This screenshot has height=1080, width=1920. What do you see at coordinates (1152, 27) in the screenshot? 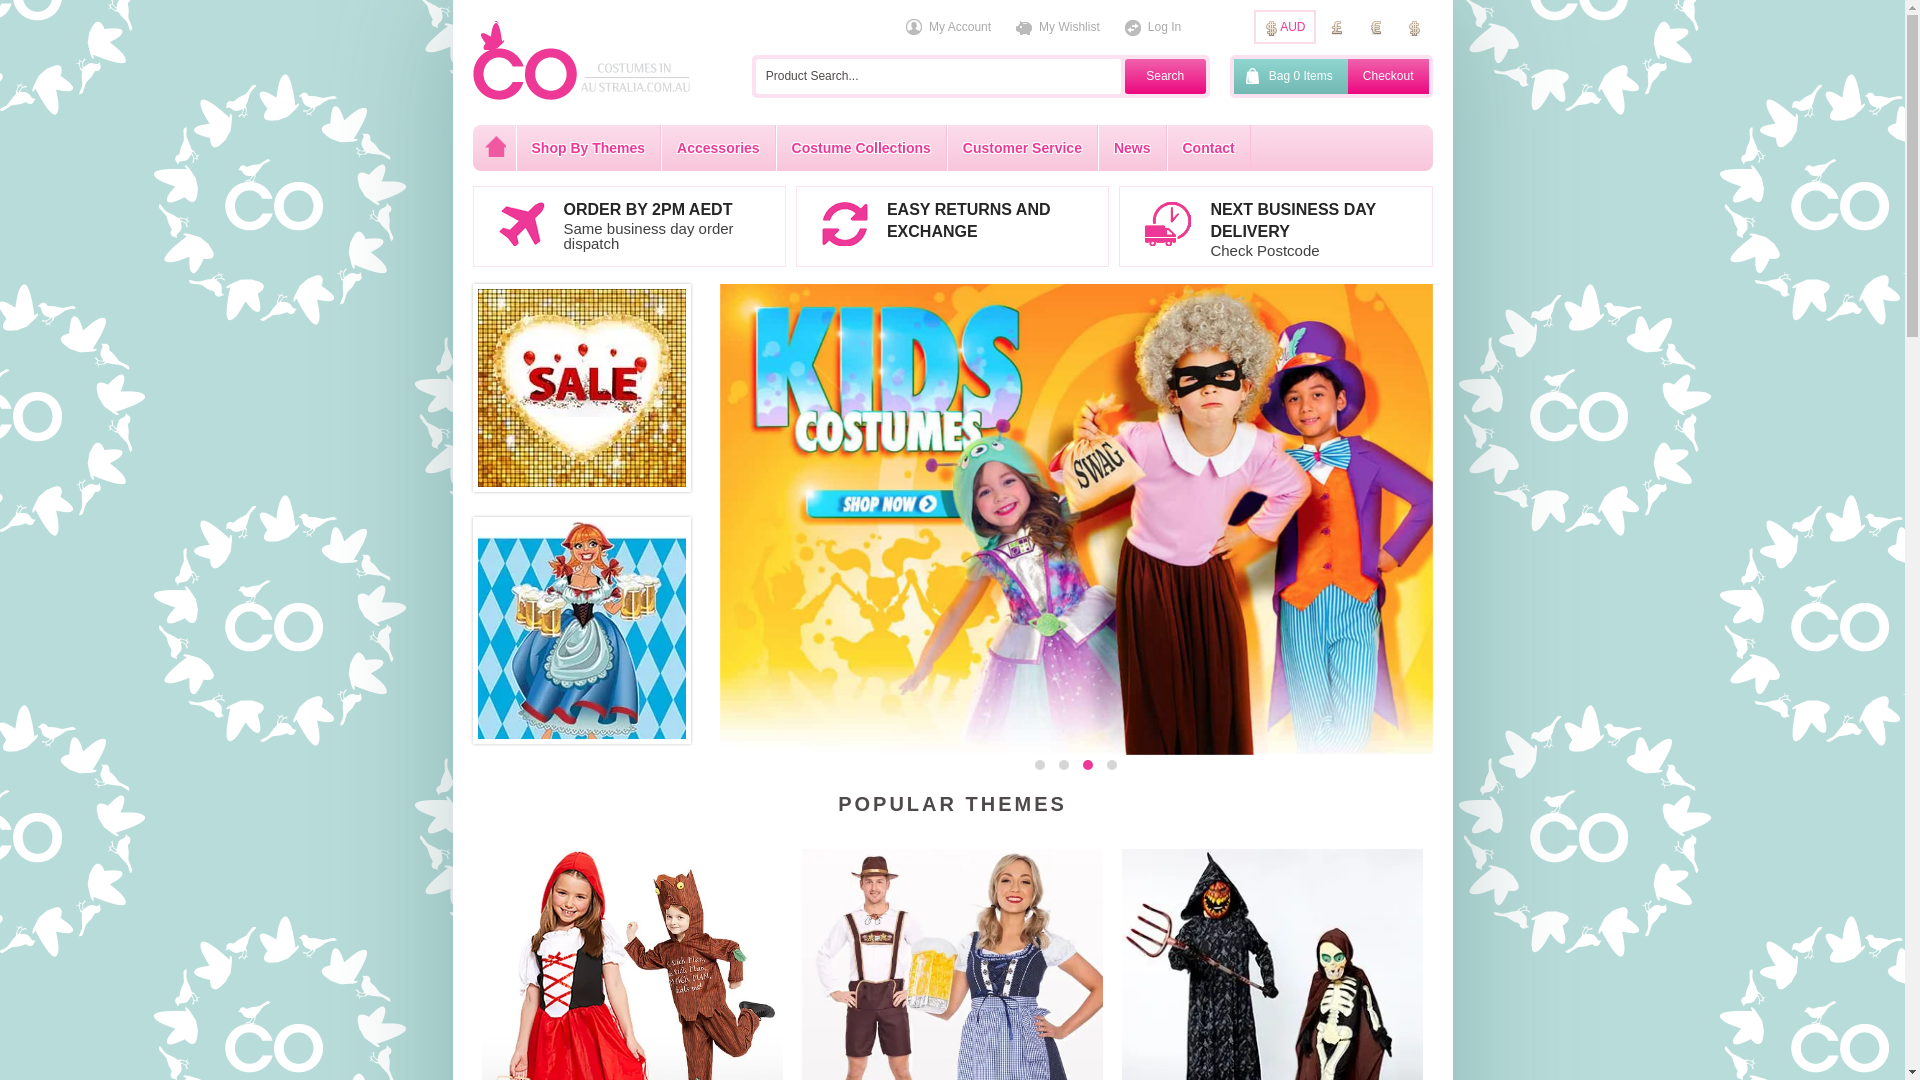
I see `'Log In'` at bounding box center [1152, 27].